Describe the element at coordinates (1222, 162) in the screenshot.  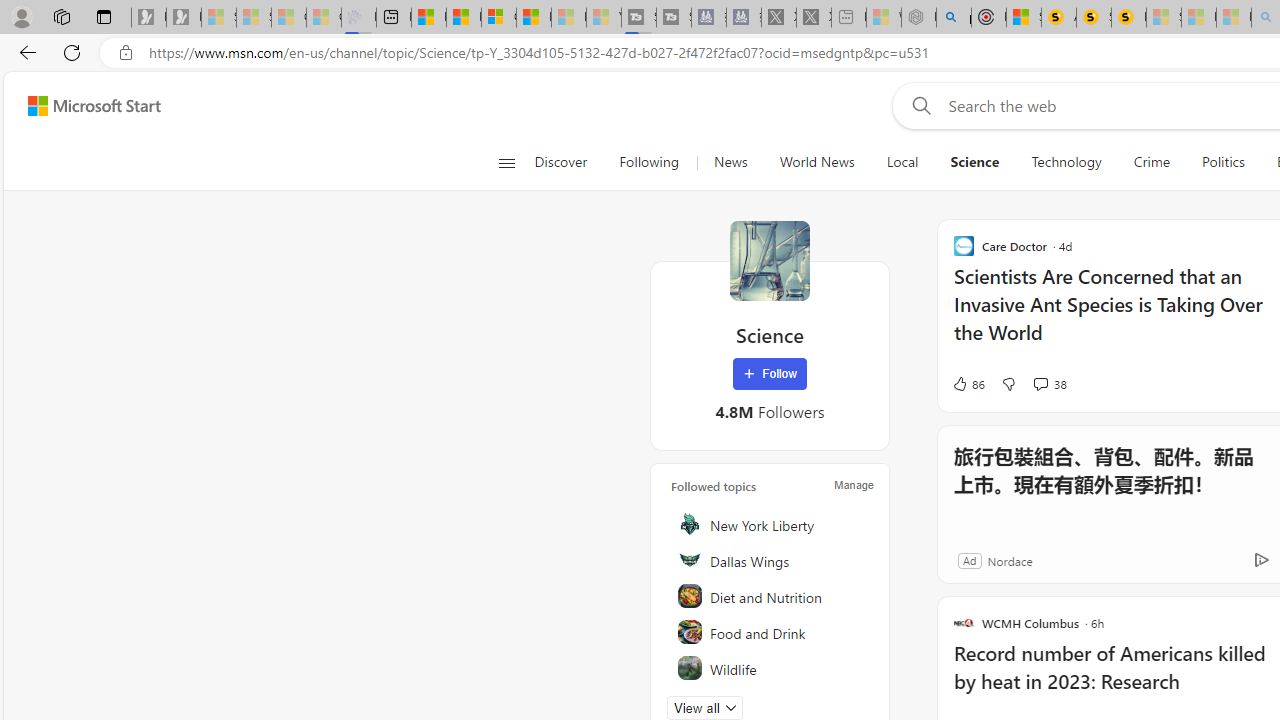
I see `'Politics'` at that location.